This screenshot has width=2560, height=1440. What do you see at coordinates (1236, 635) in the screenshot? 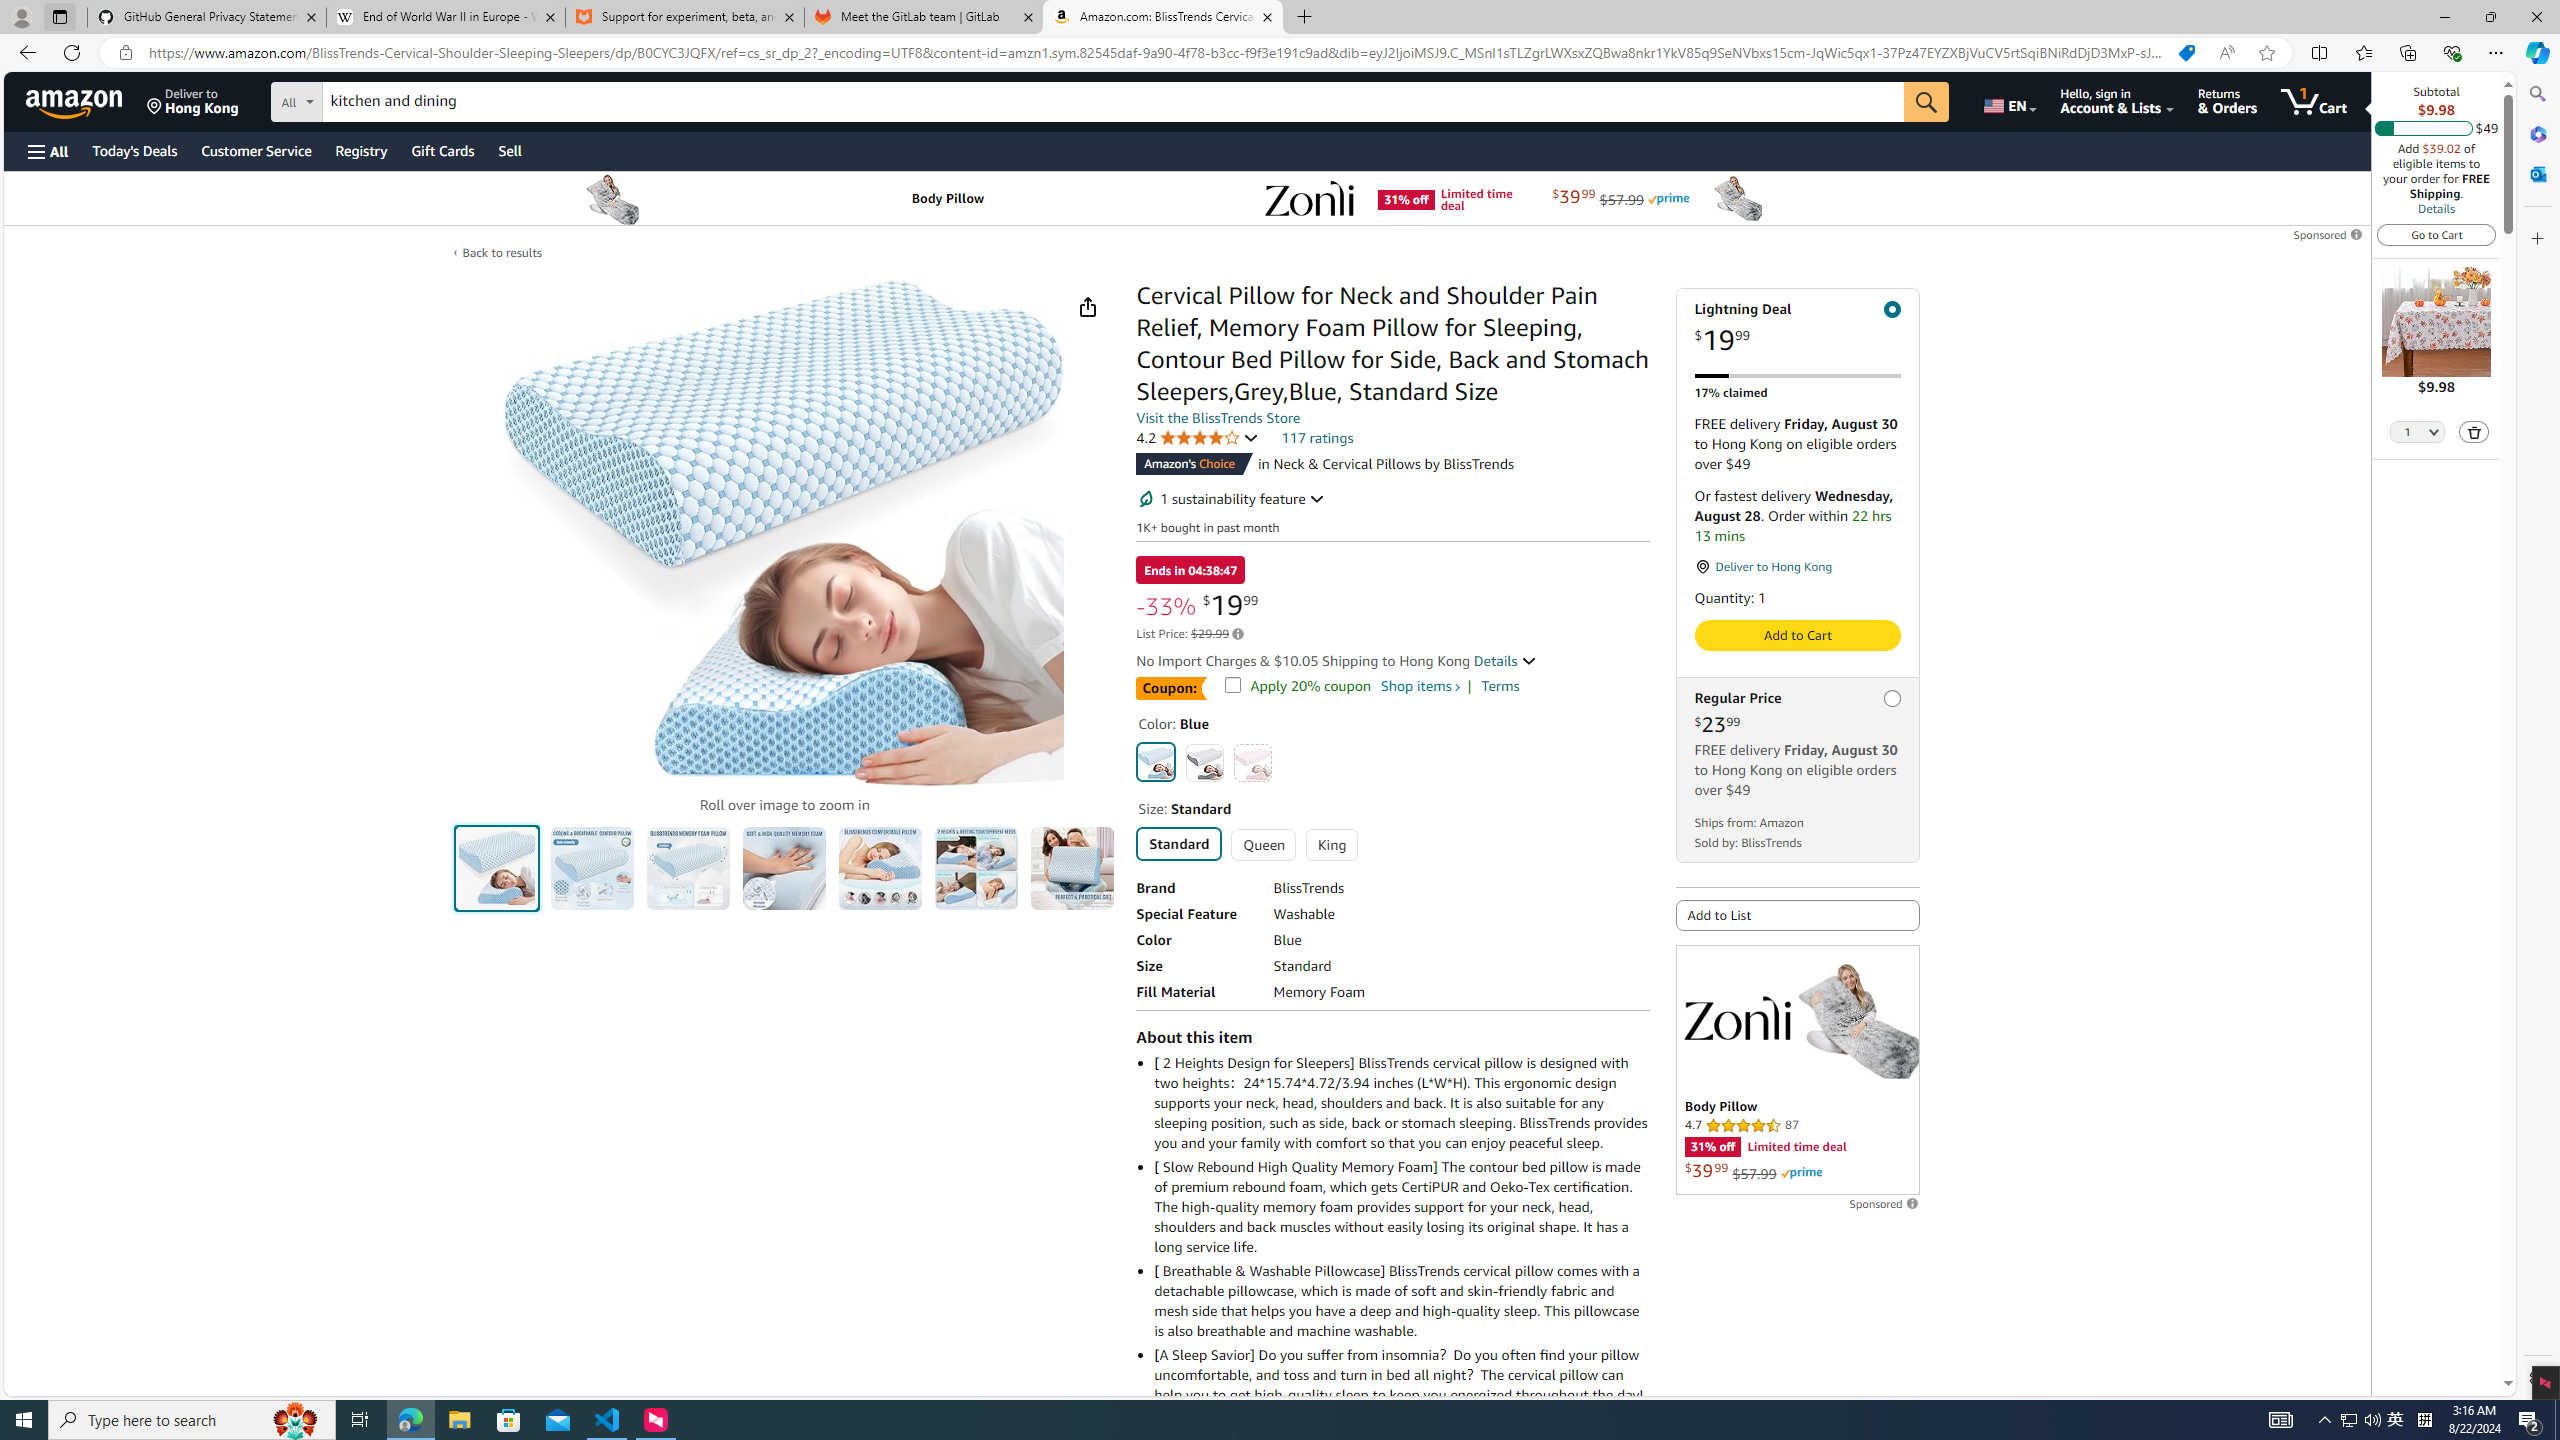
I see `'Learn more about Amazon pricing and savings'` at bounding box center [1236, 635].